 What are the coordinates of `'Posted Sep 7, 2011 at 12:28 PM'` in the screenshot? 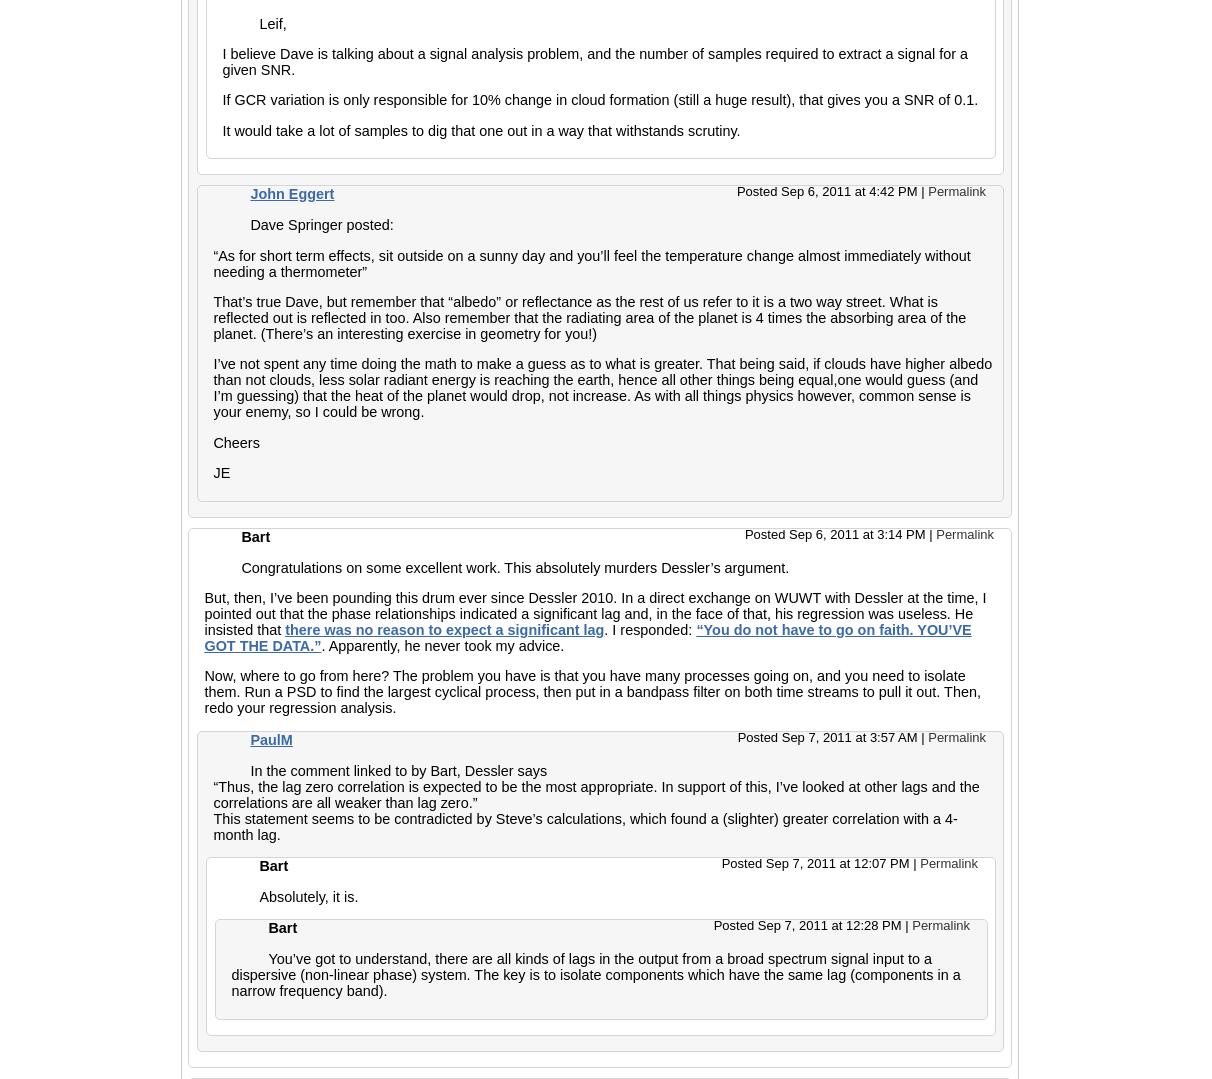 It's located at (808, 925).